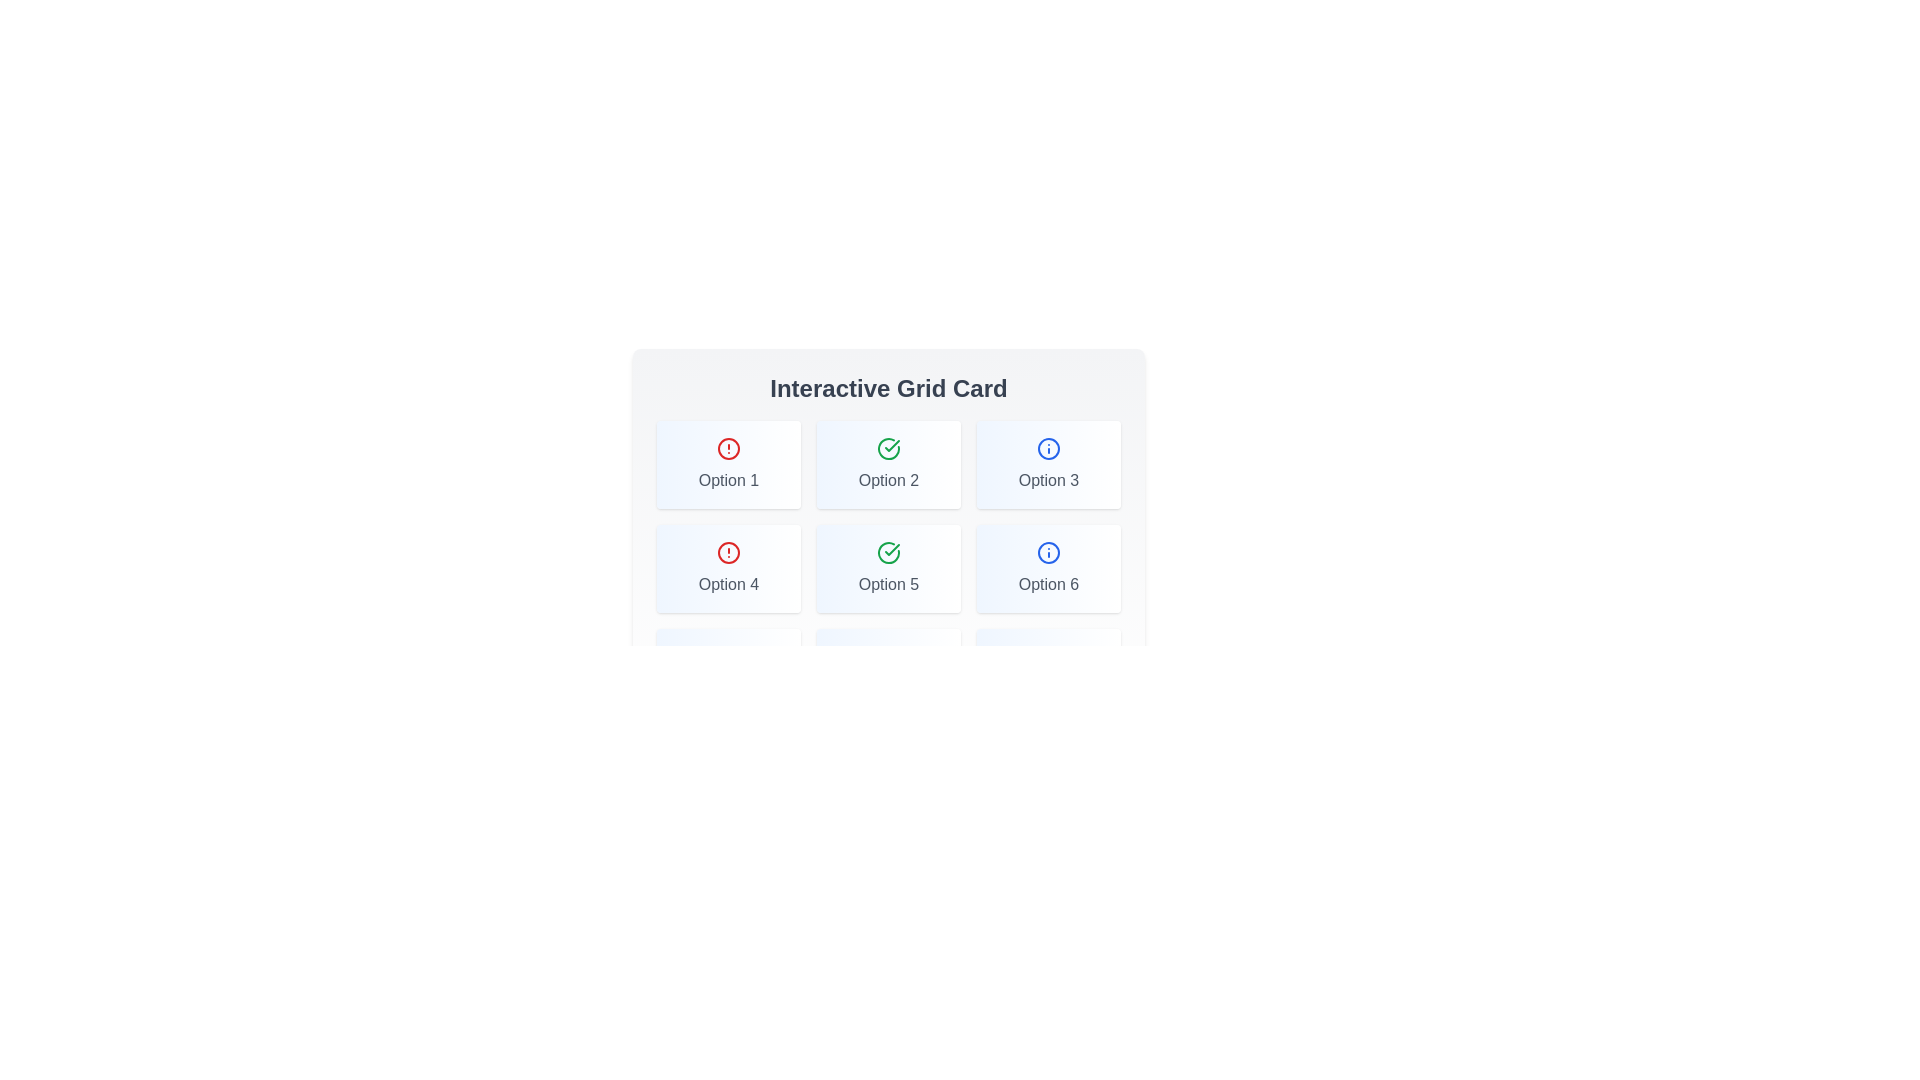 The width and height of the screenshot is (1920, 1080). What do you see at coordinates (887, 552) in the screenshot?
I see `the SVG-based icon representation of a checkmark inside a circle that indicates the status of 'Option 5' in the 2x3 grid layout` at bounding box center [887, 552].